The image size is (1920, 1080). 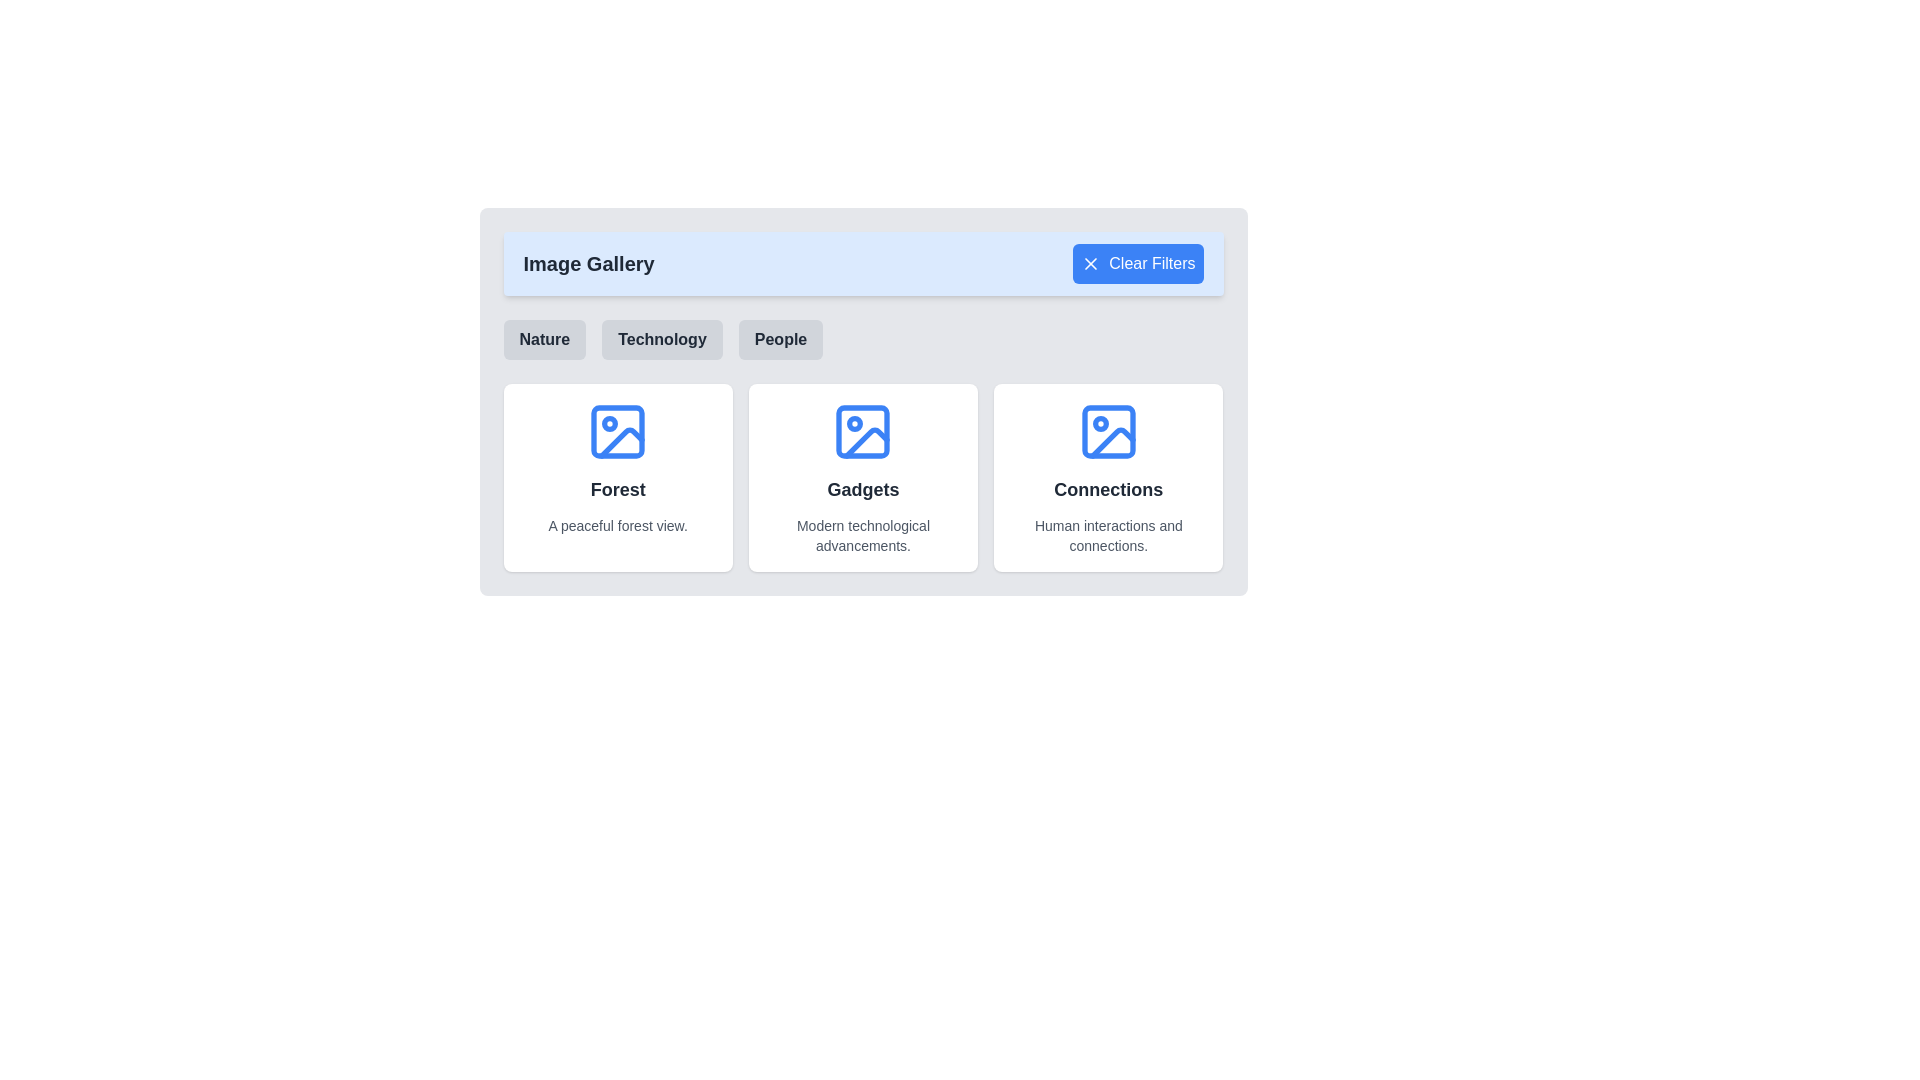 What do you see at coordinates (617, 431) in the screenshot?
I see `the blue icon resembling an image outline with a circle and diagonal line inside, which is located within the white rounded card titled 'Forest'` at bounding box center [617, 431].